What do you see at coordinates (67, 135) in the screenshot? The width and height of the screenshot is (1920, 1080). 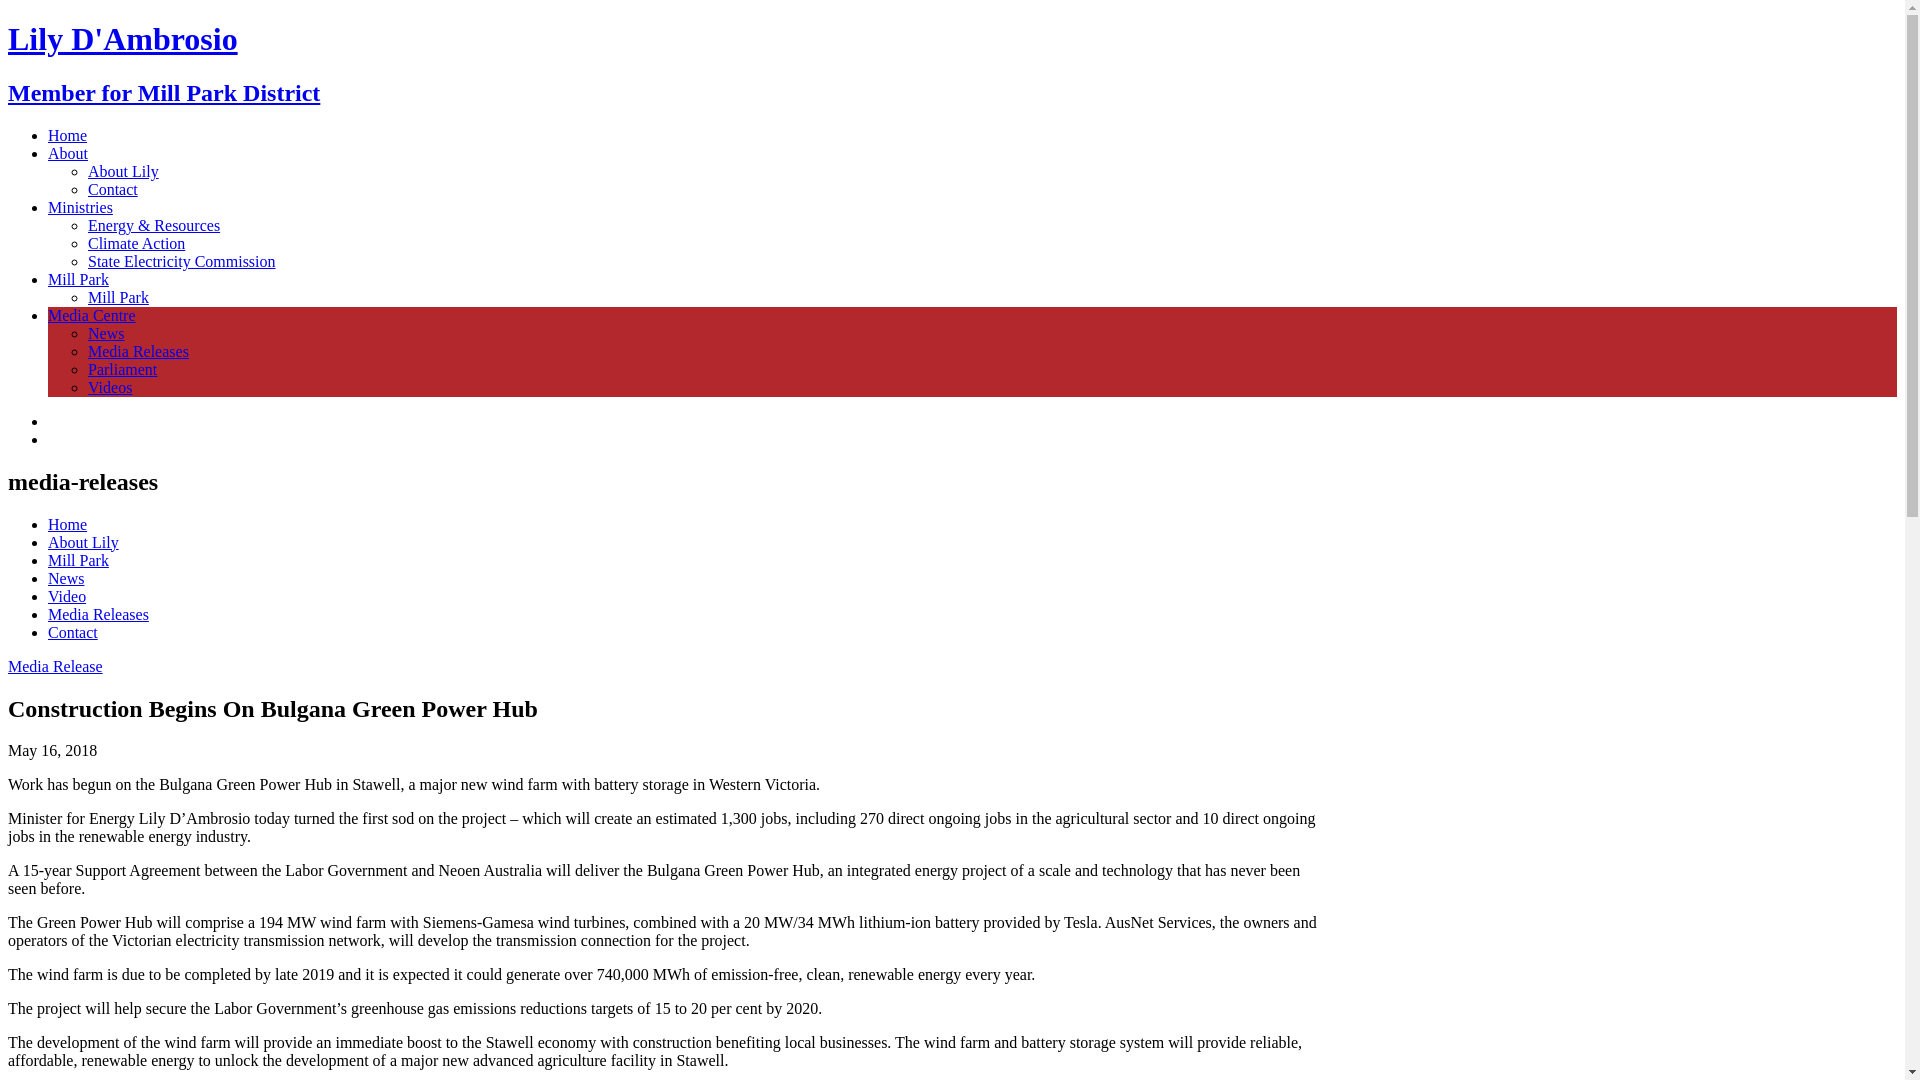 I see `'Home'` at bounding box center [67, 135].